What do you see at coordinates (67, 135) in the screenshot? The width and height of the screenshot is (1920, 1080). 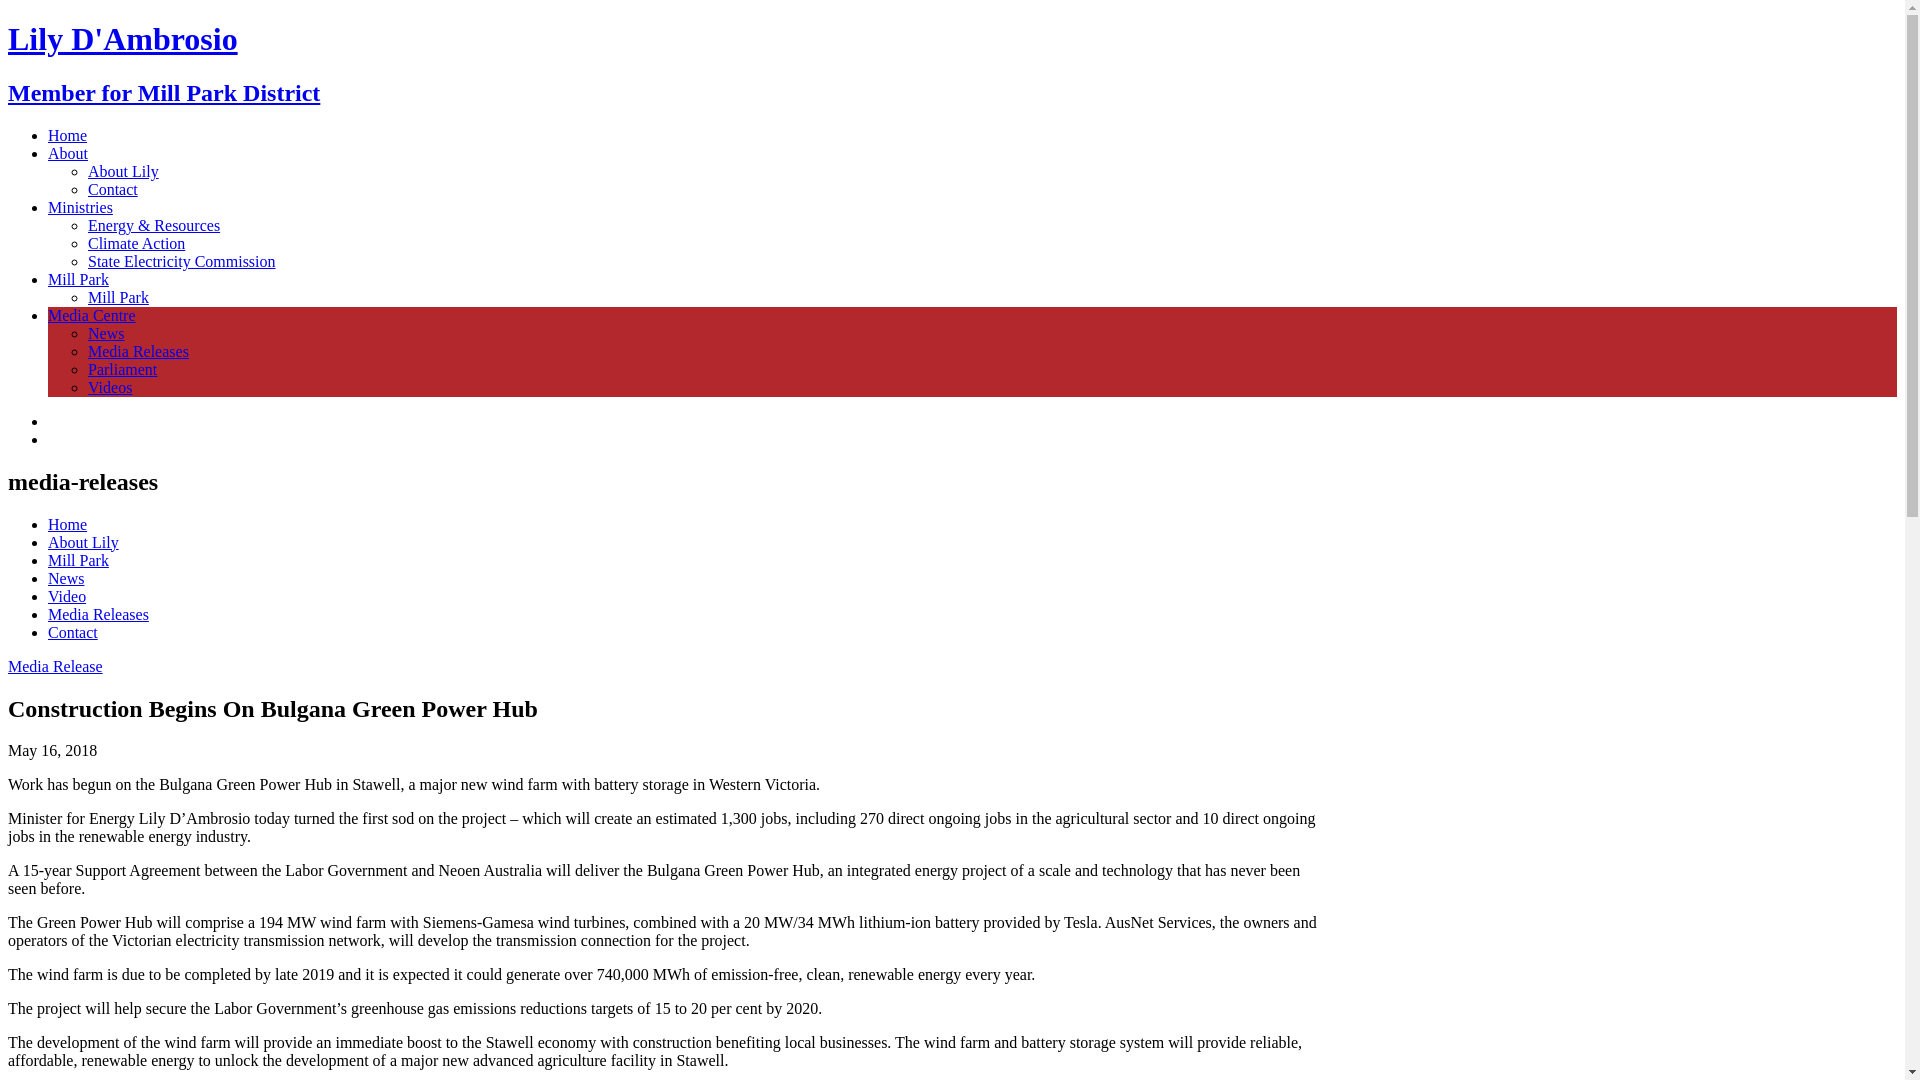 I see `'Home'` at bounding box center [67, 135].